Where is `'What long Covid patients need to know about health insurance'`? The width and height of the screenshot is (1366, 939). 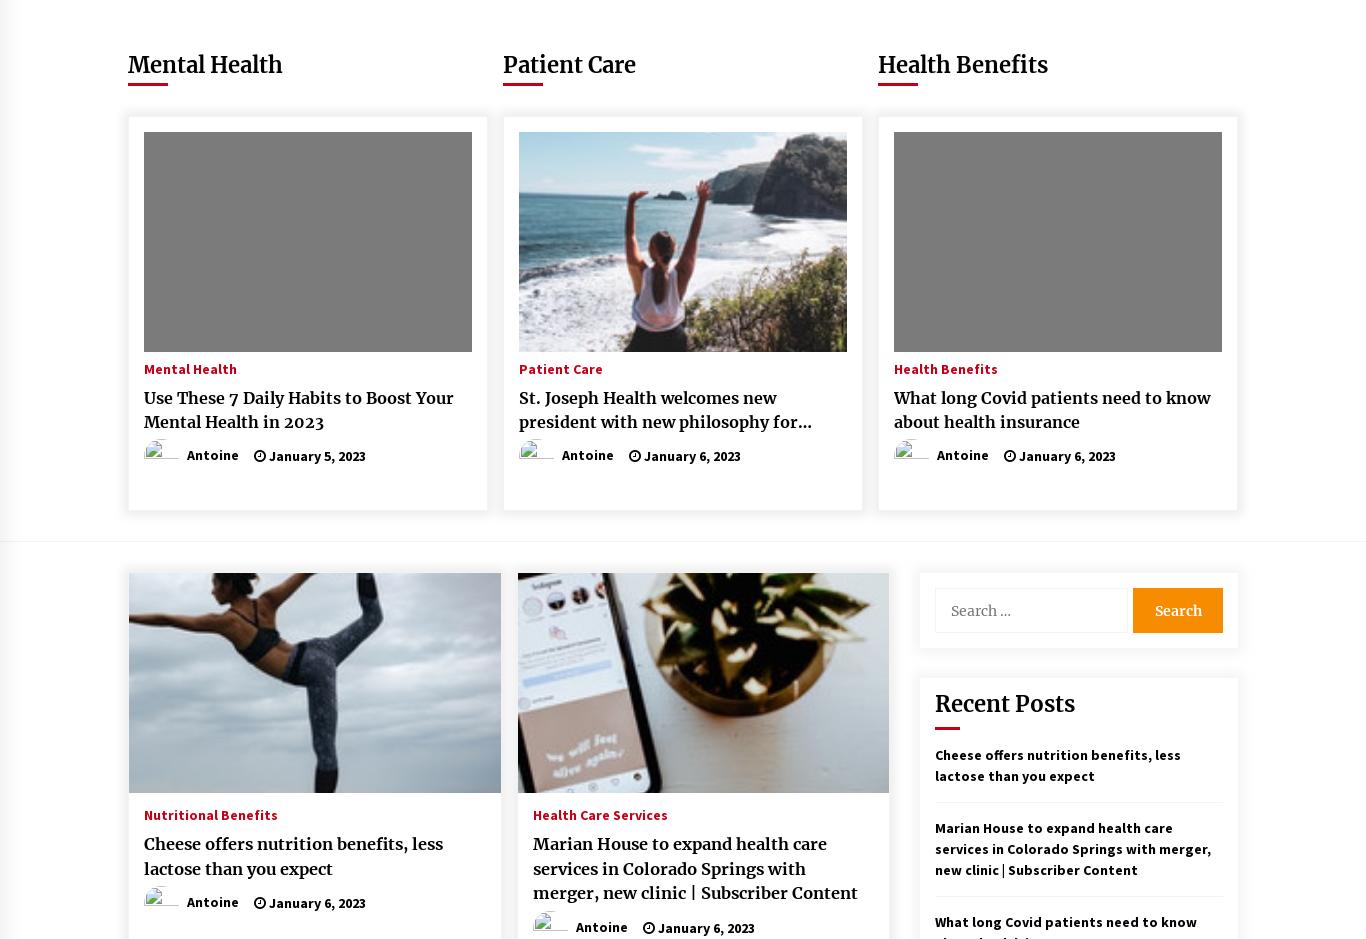
'What long Covid patients need to know about health insurance' is located at coordinates (1050, 408).